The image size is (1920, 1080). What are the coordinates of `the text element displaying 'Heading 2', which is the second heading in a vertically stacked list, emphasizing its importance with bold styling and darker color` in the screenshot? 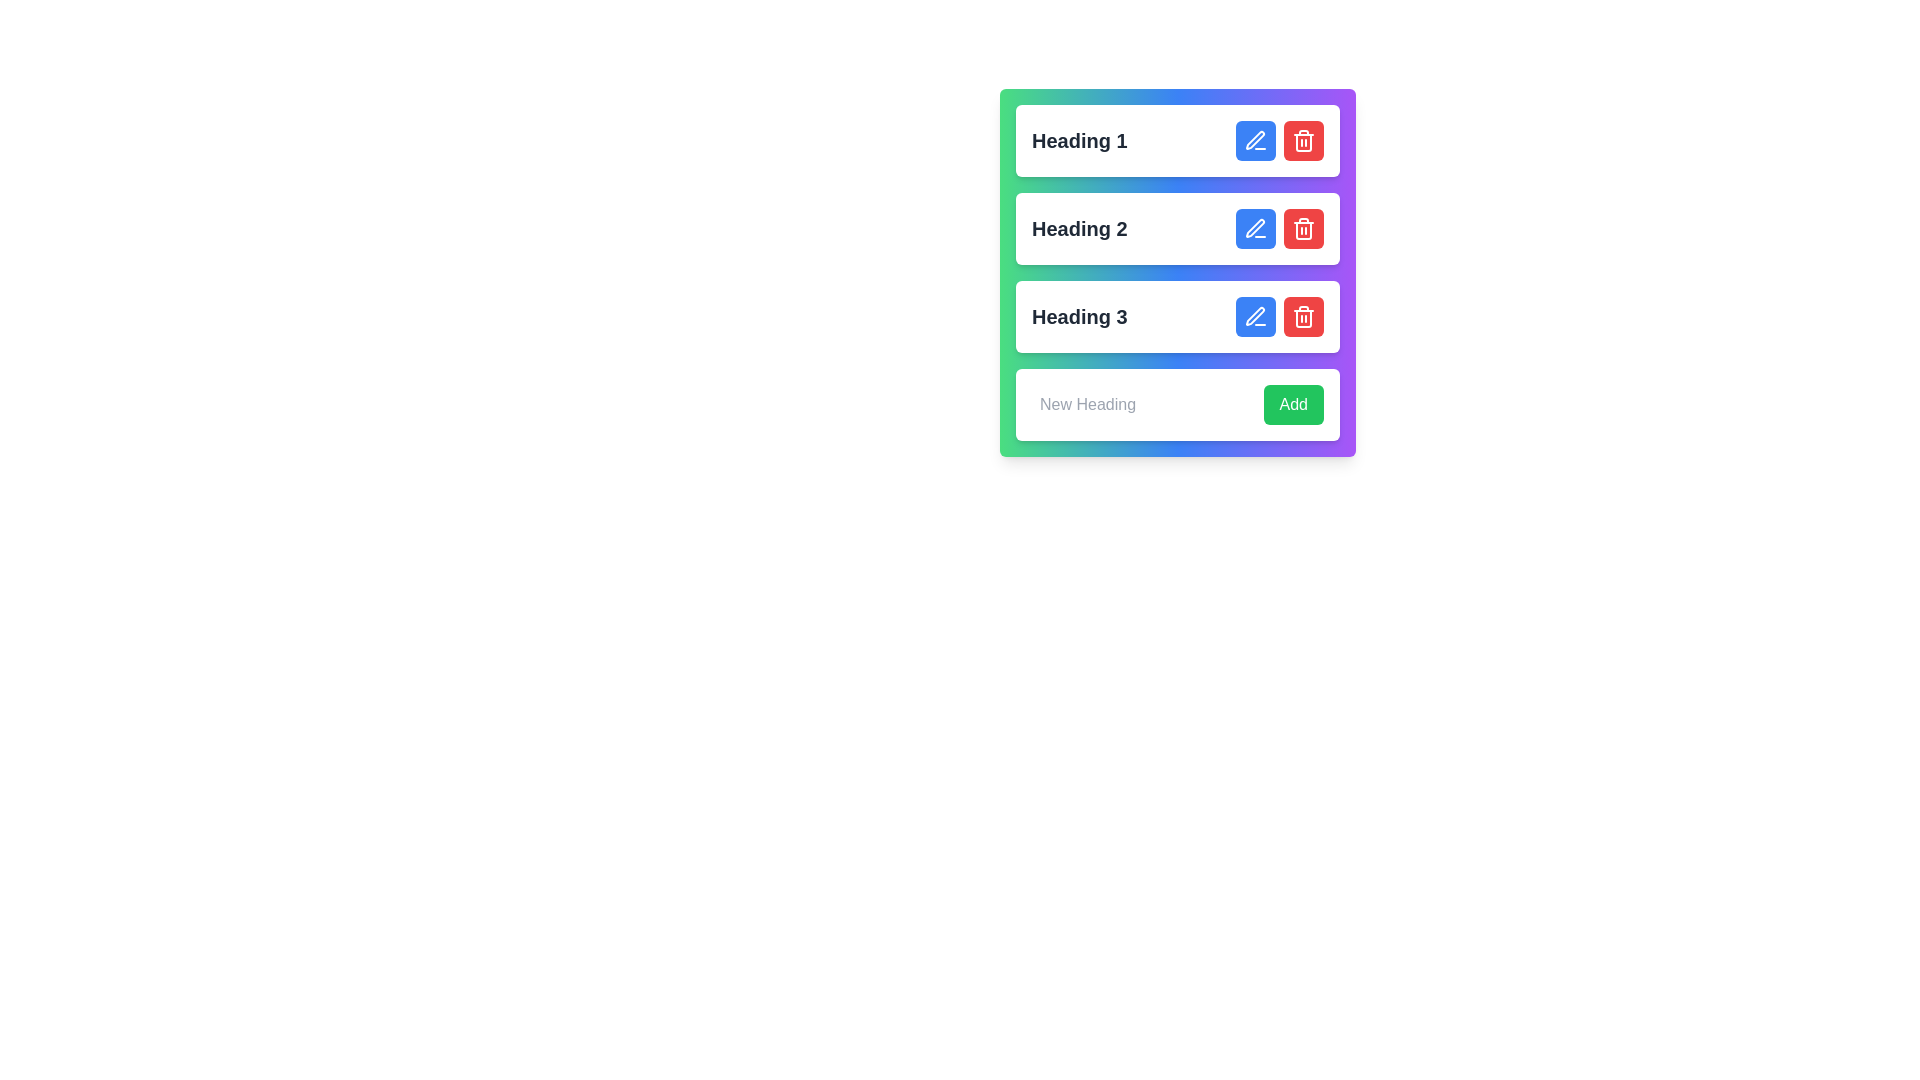 It's located at (1078, 227).